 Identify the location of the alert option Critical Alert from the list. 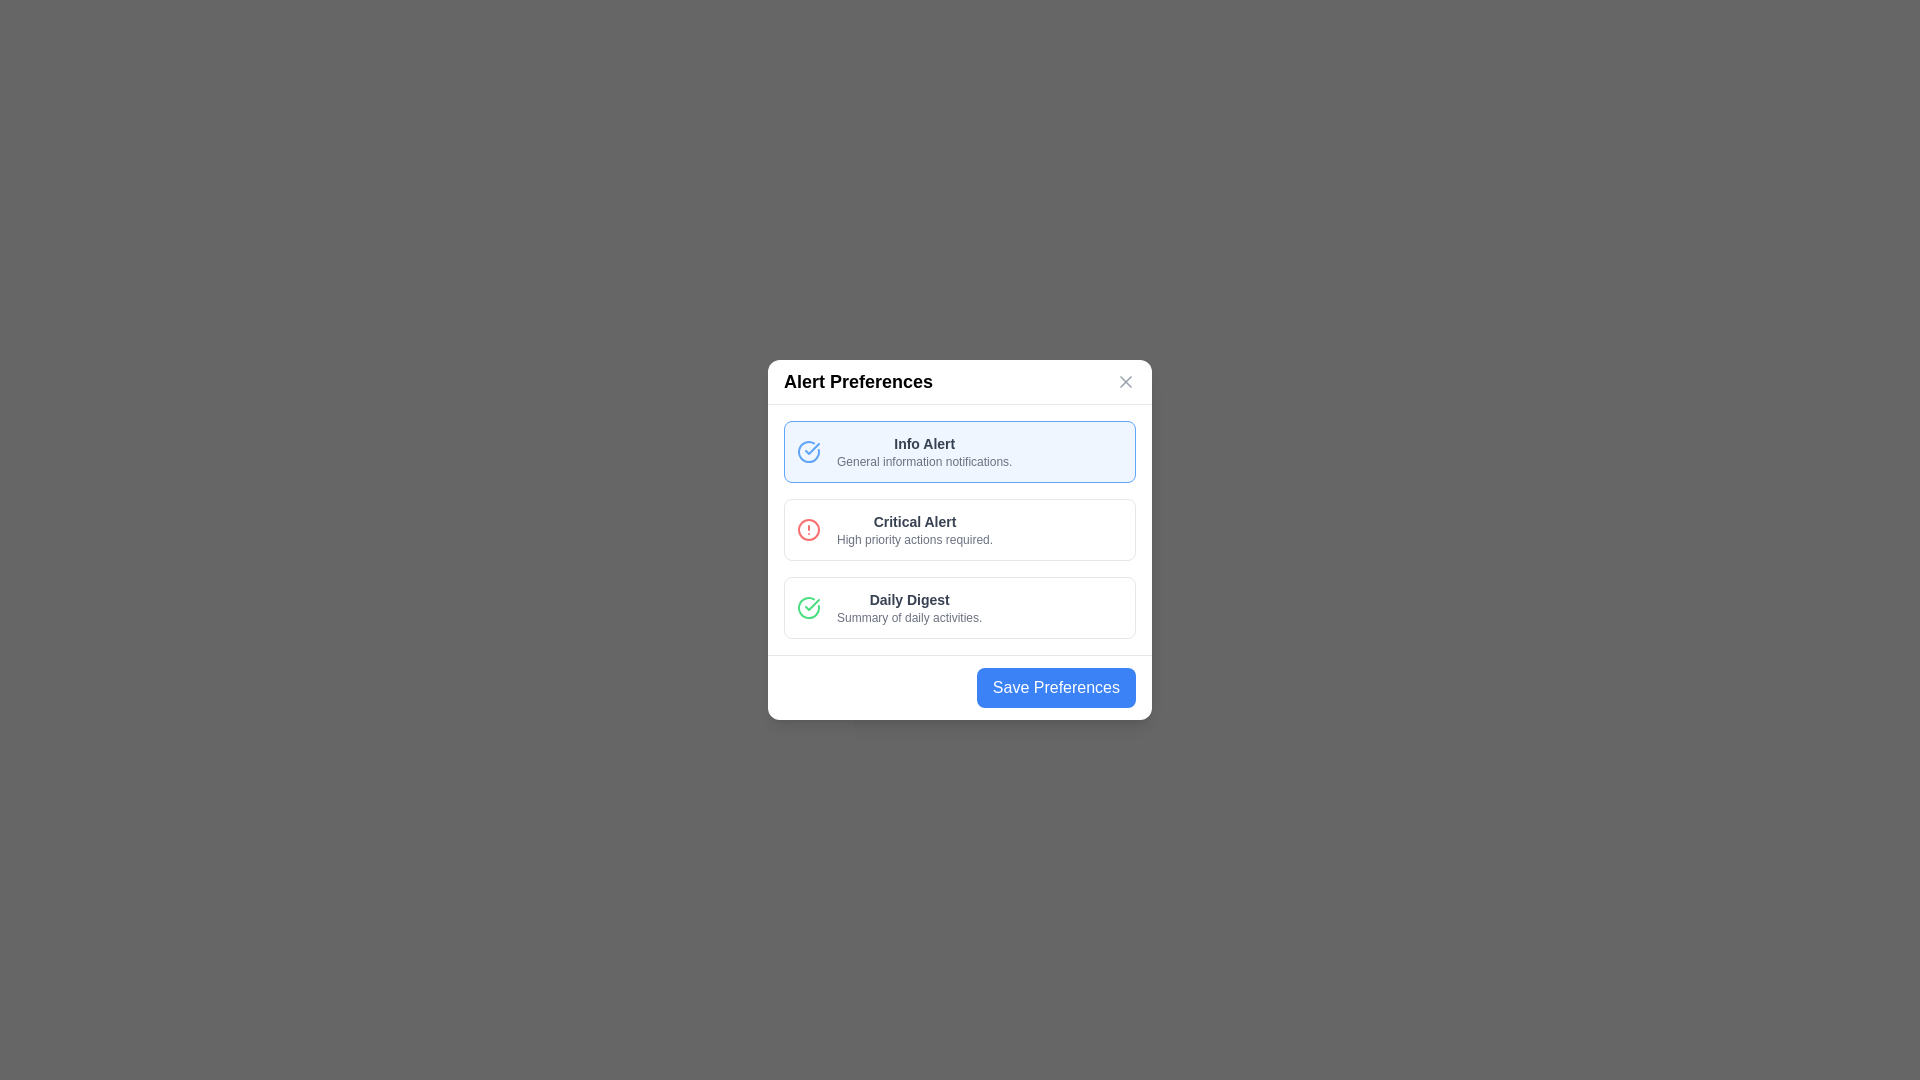
(960, 528).